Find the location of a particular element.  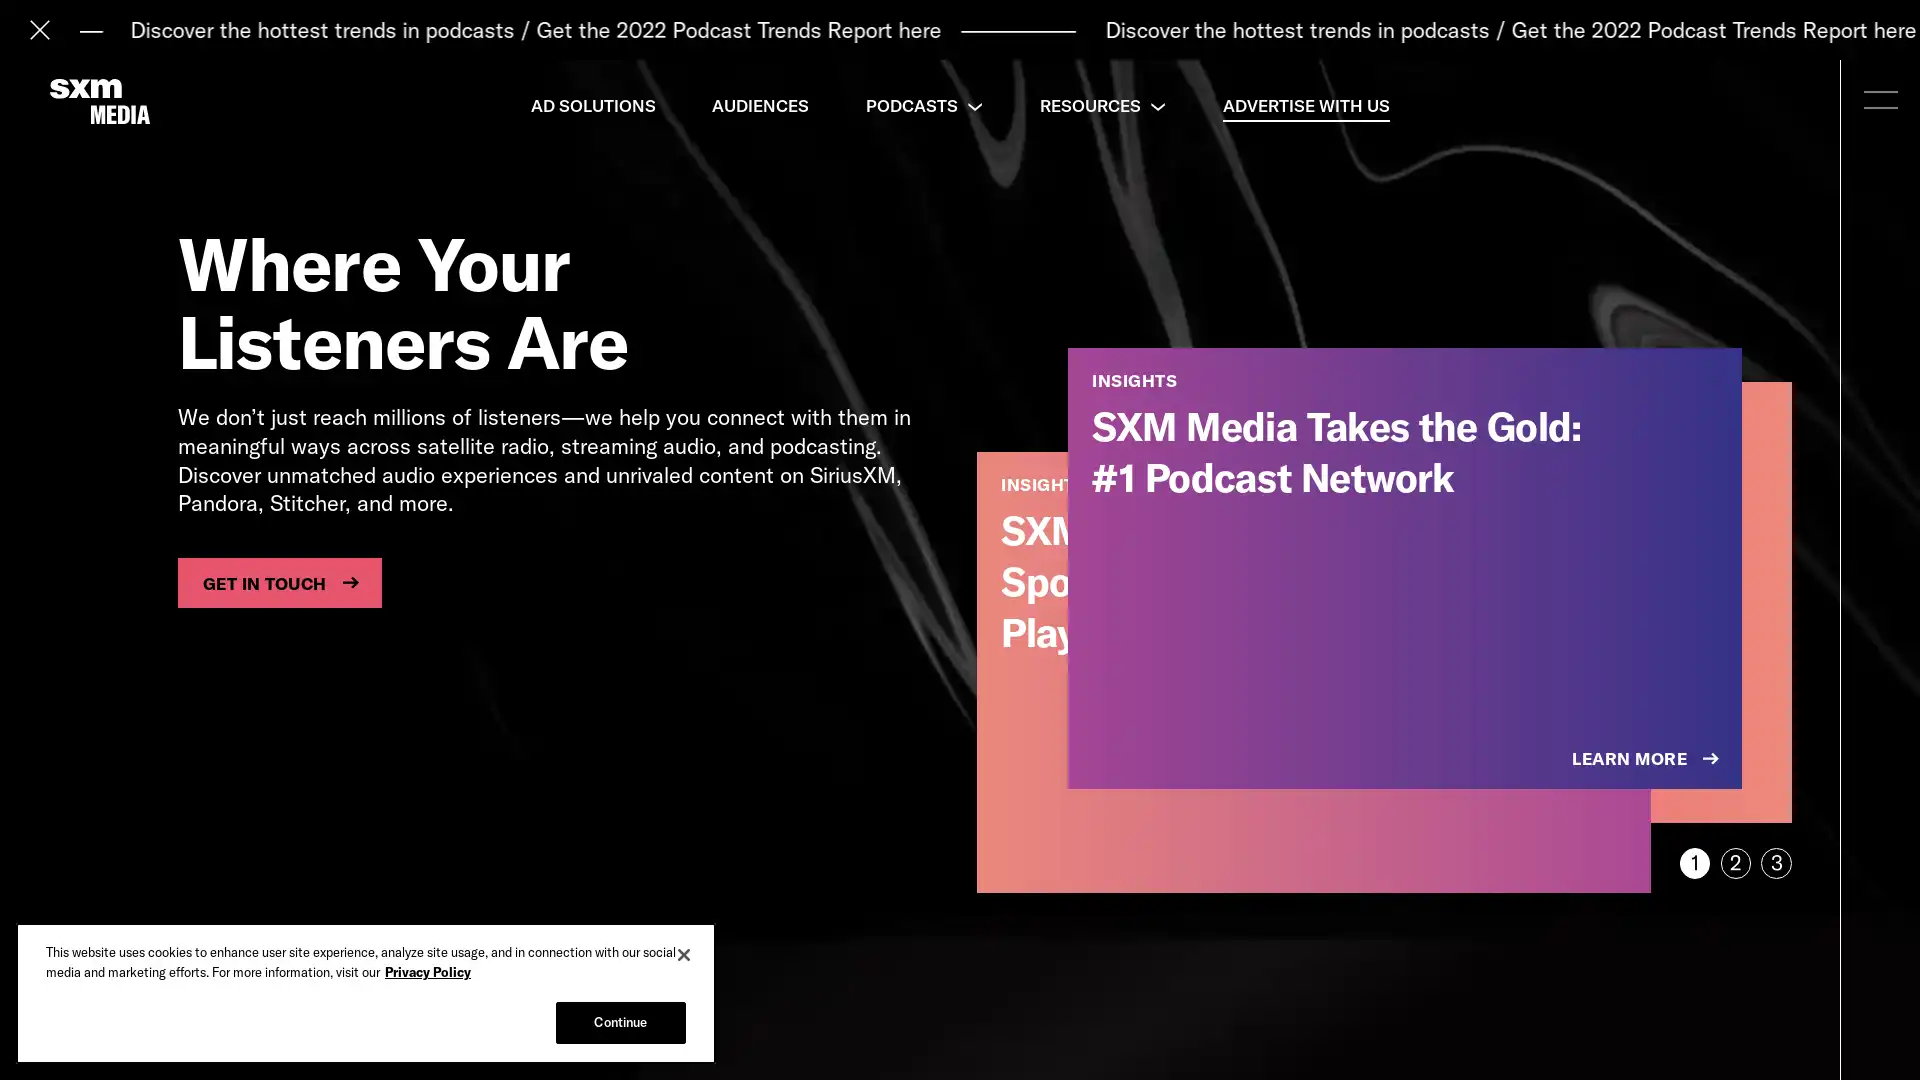

3 is located at coordinates (1776, 862).